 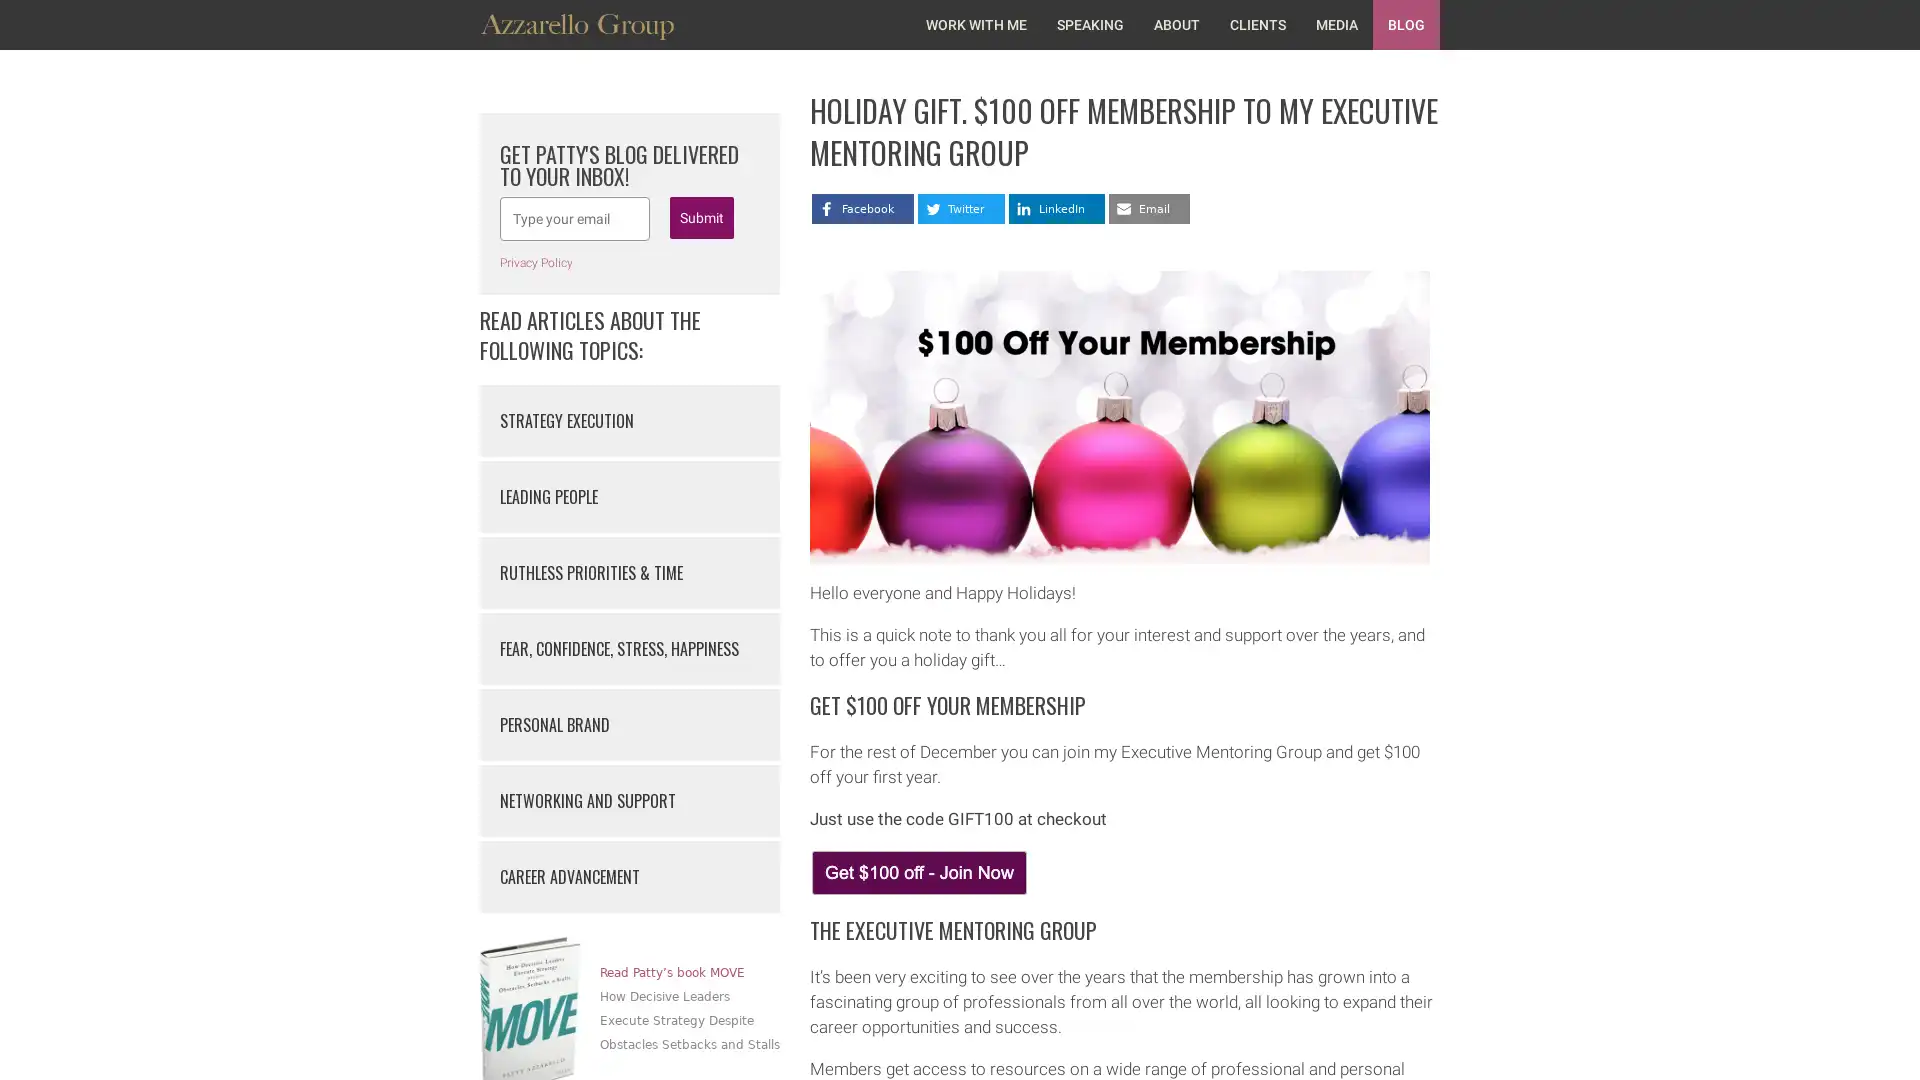 I want to click on Submit, so click(x=701, y=218).